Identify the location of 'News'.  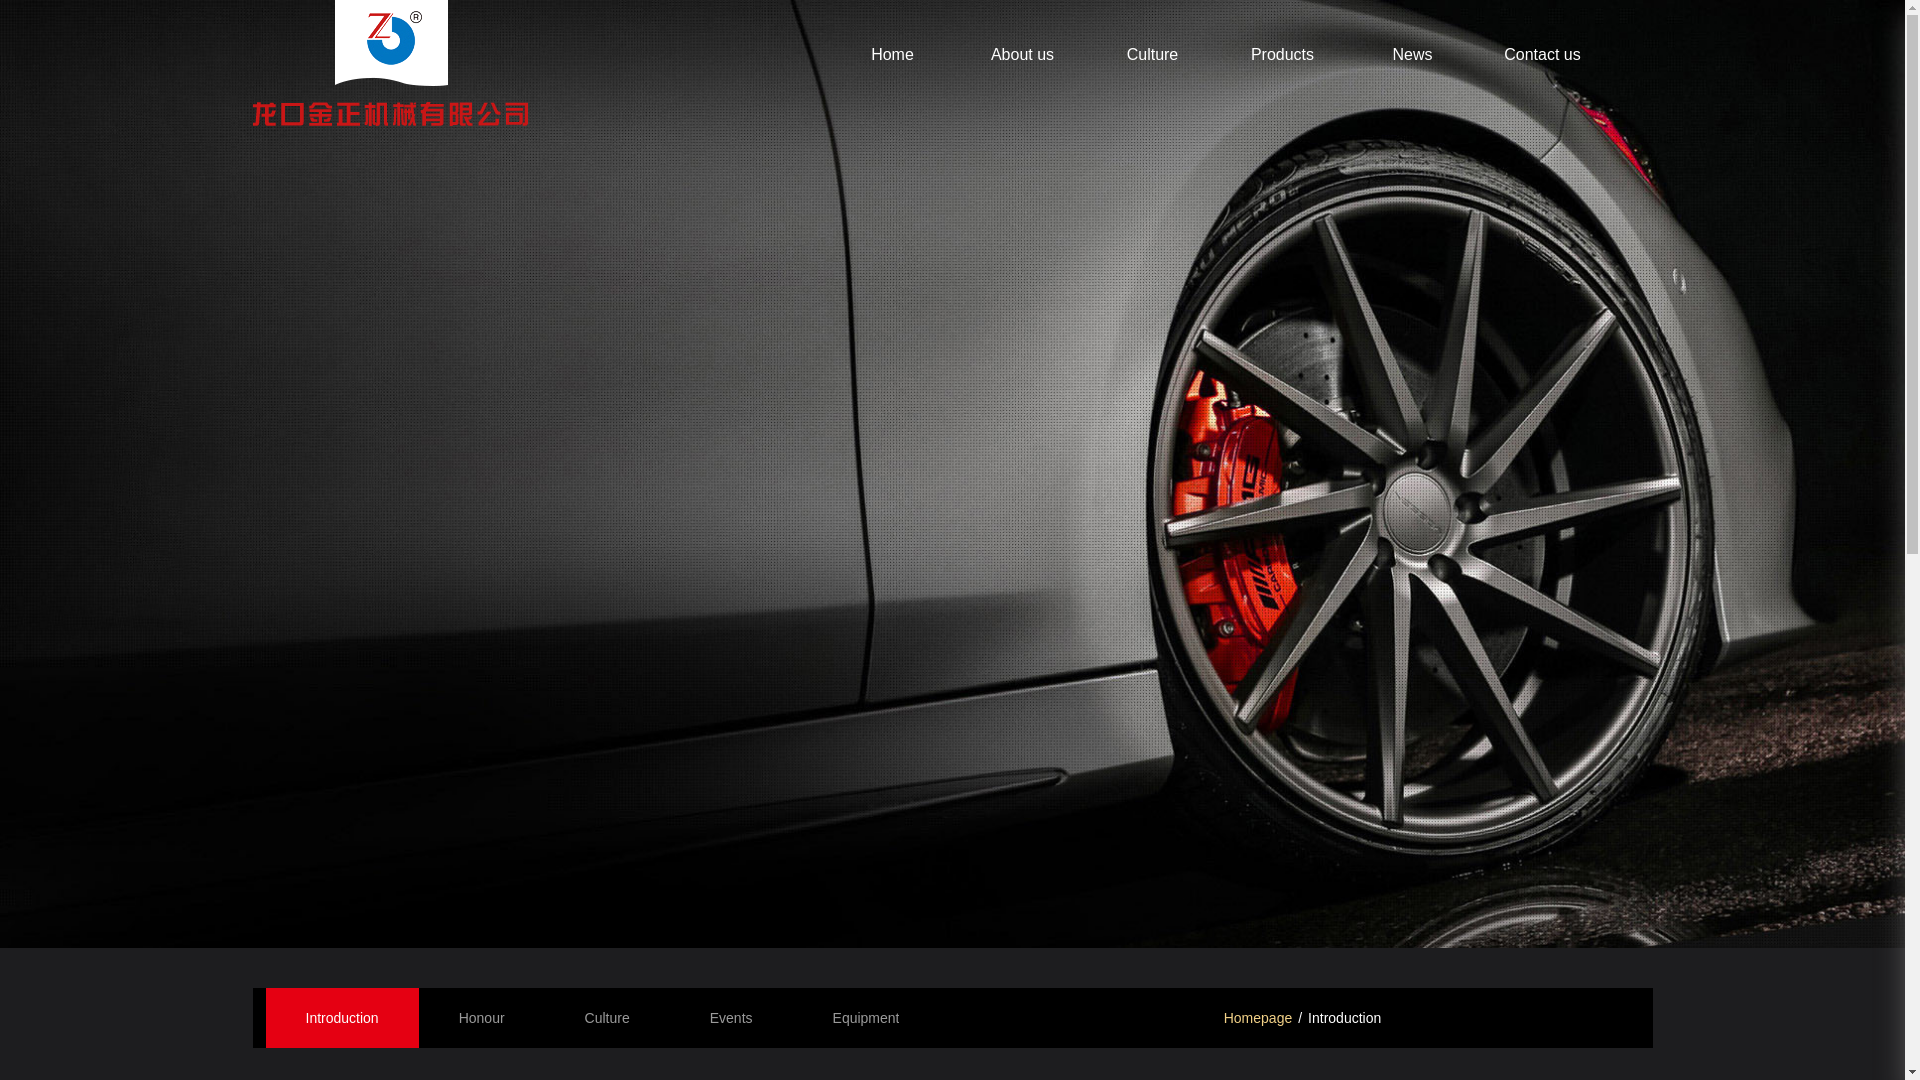
(1410, 53).